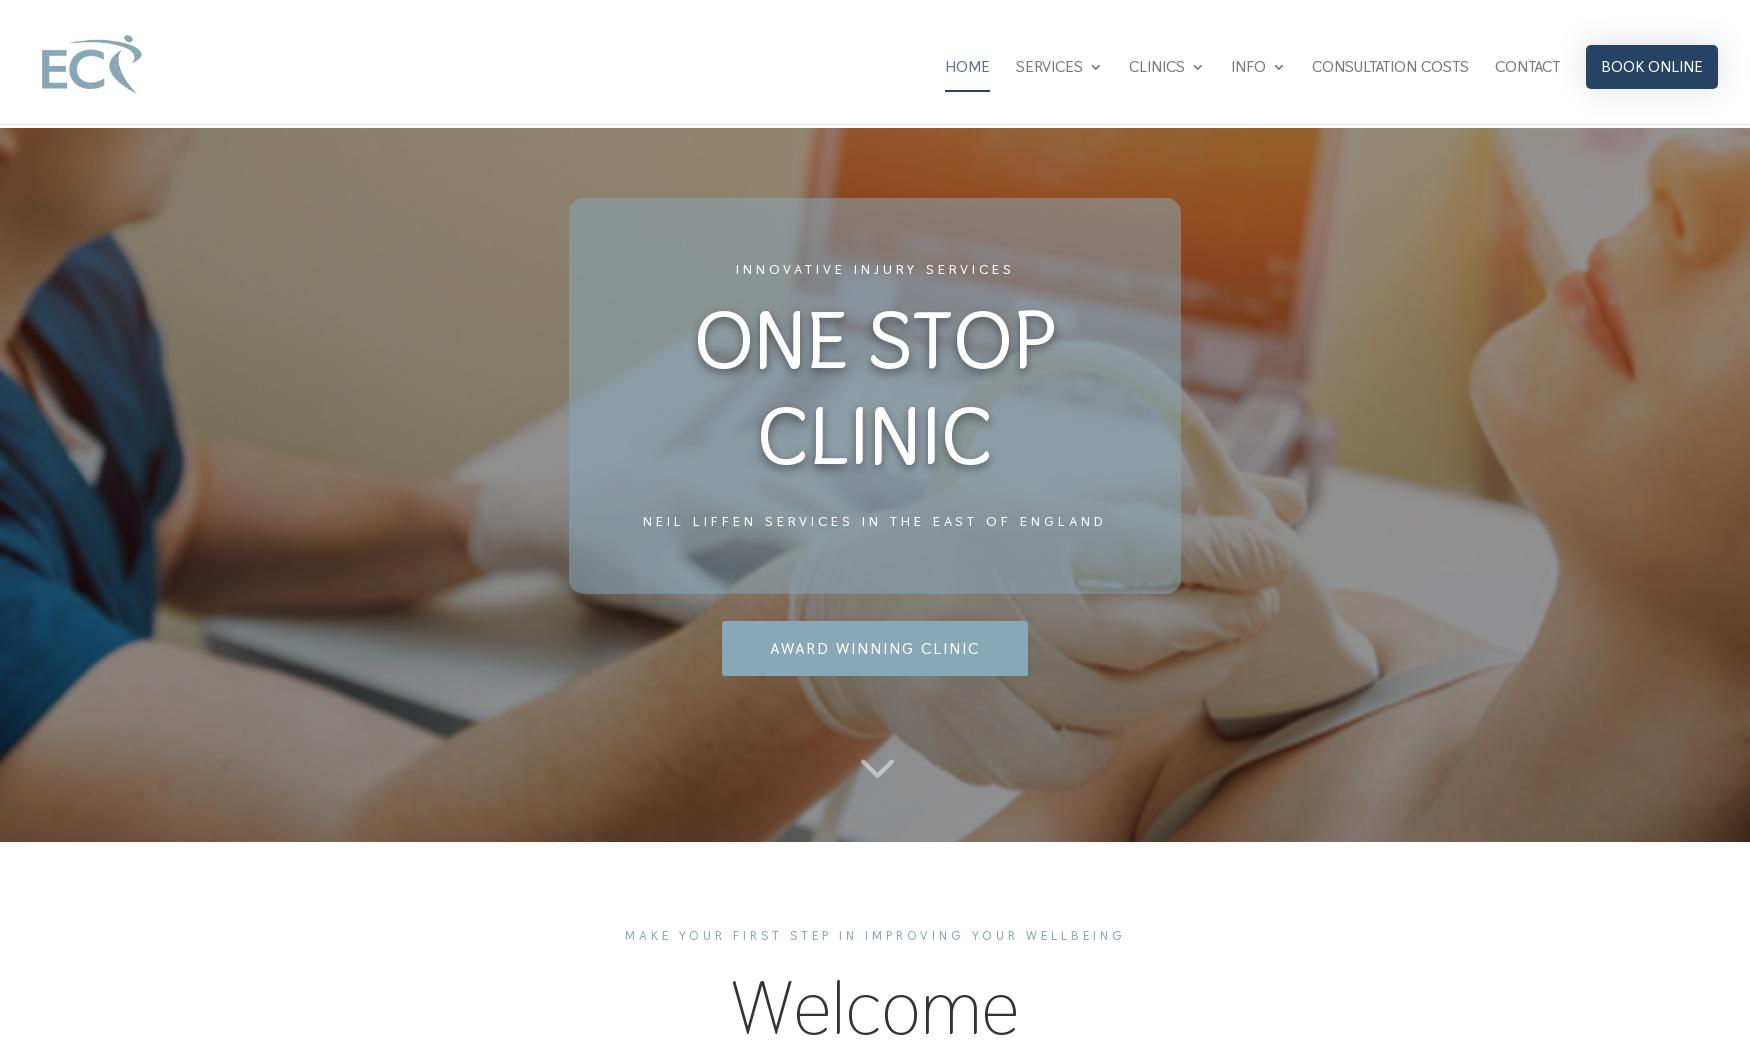 This screenshot has height=1045, width=1750. I want to click on 'COVID-19 PROCEDURES', so click(1270, 264).